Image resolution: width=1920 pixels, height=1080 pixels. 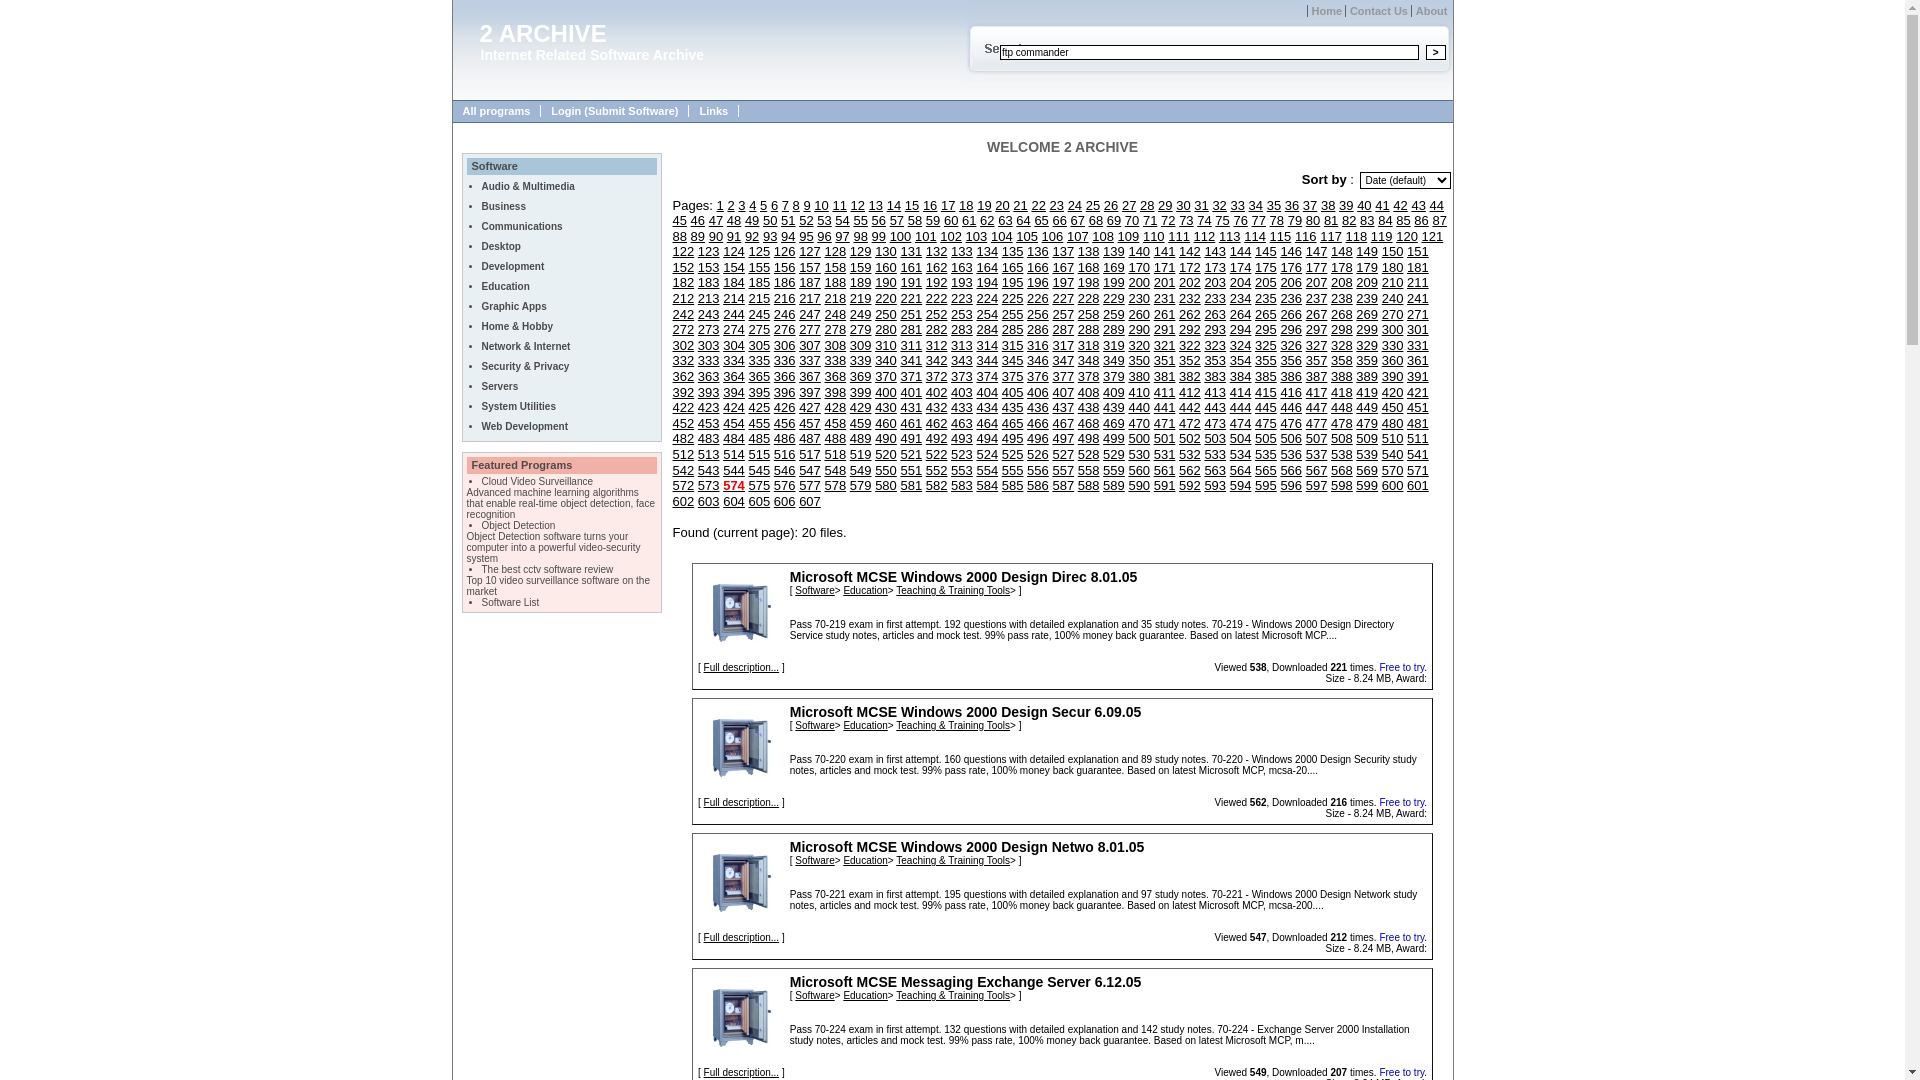 I want to click on '571', so click(x=1416, y=470).